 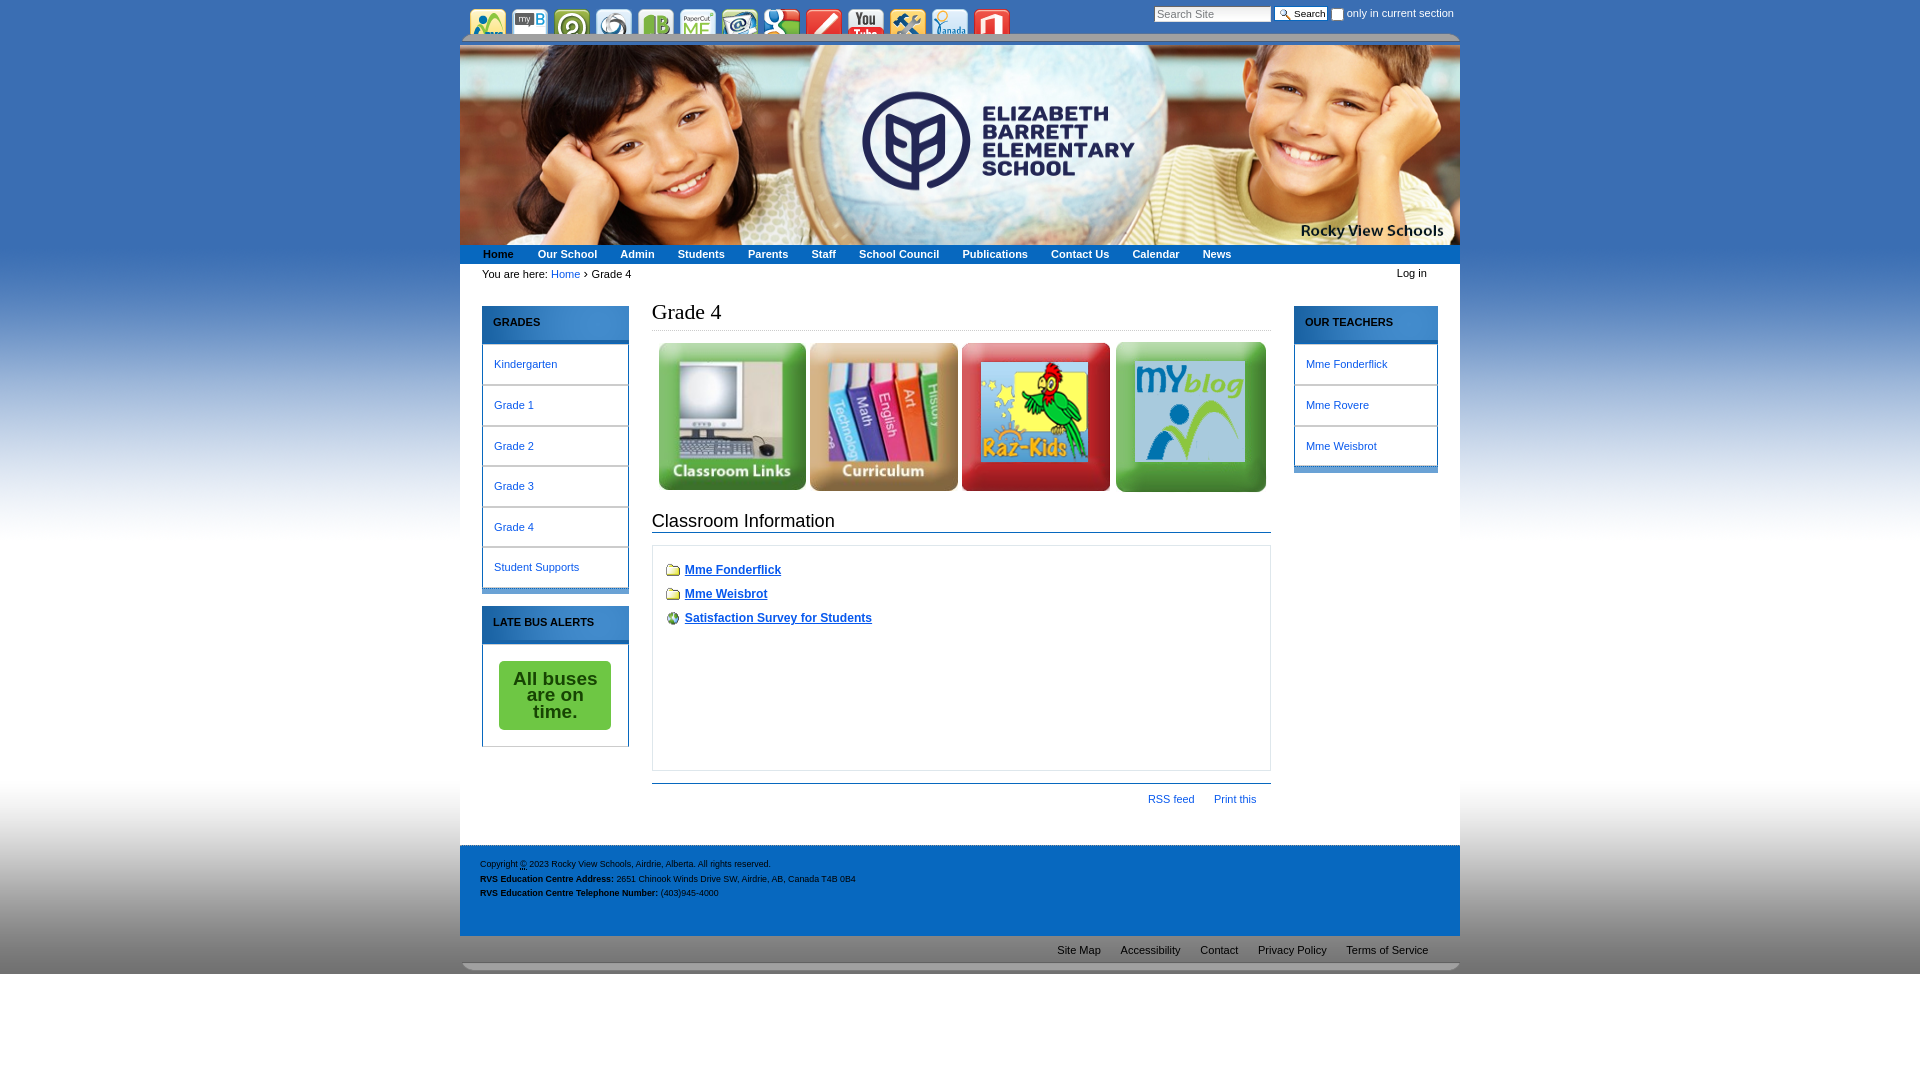 I want to click on 'RVS Gmail', so click(x=738, y=26).